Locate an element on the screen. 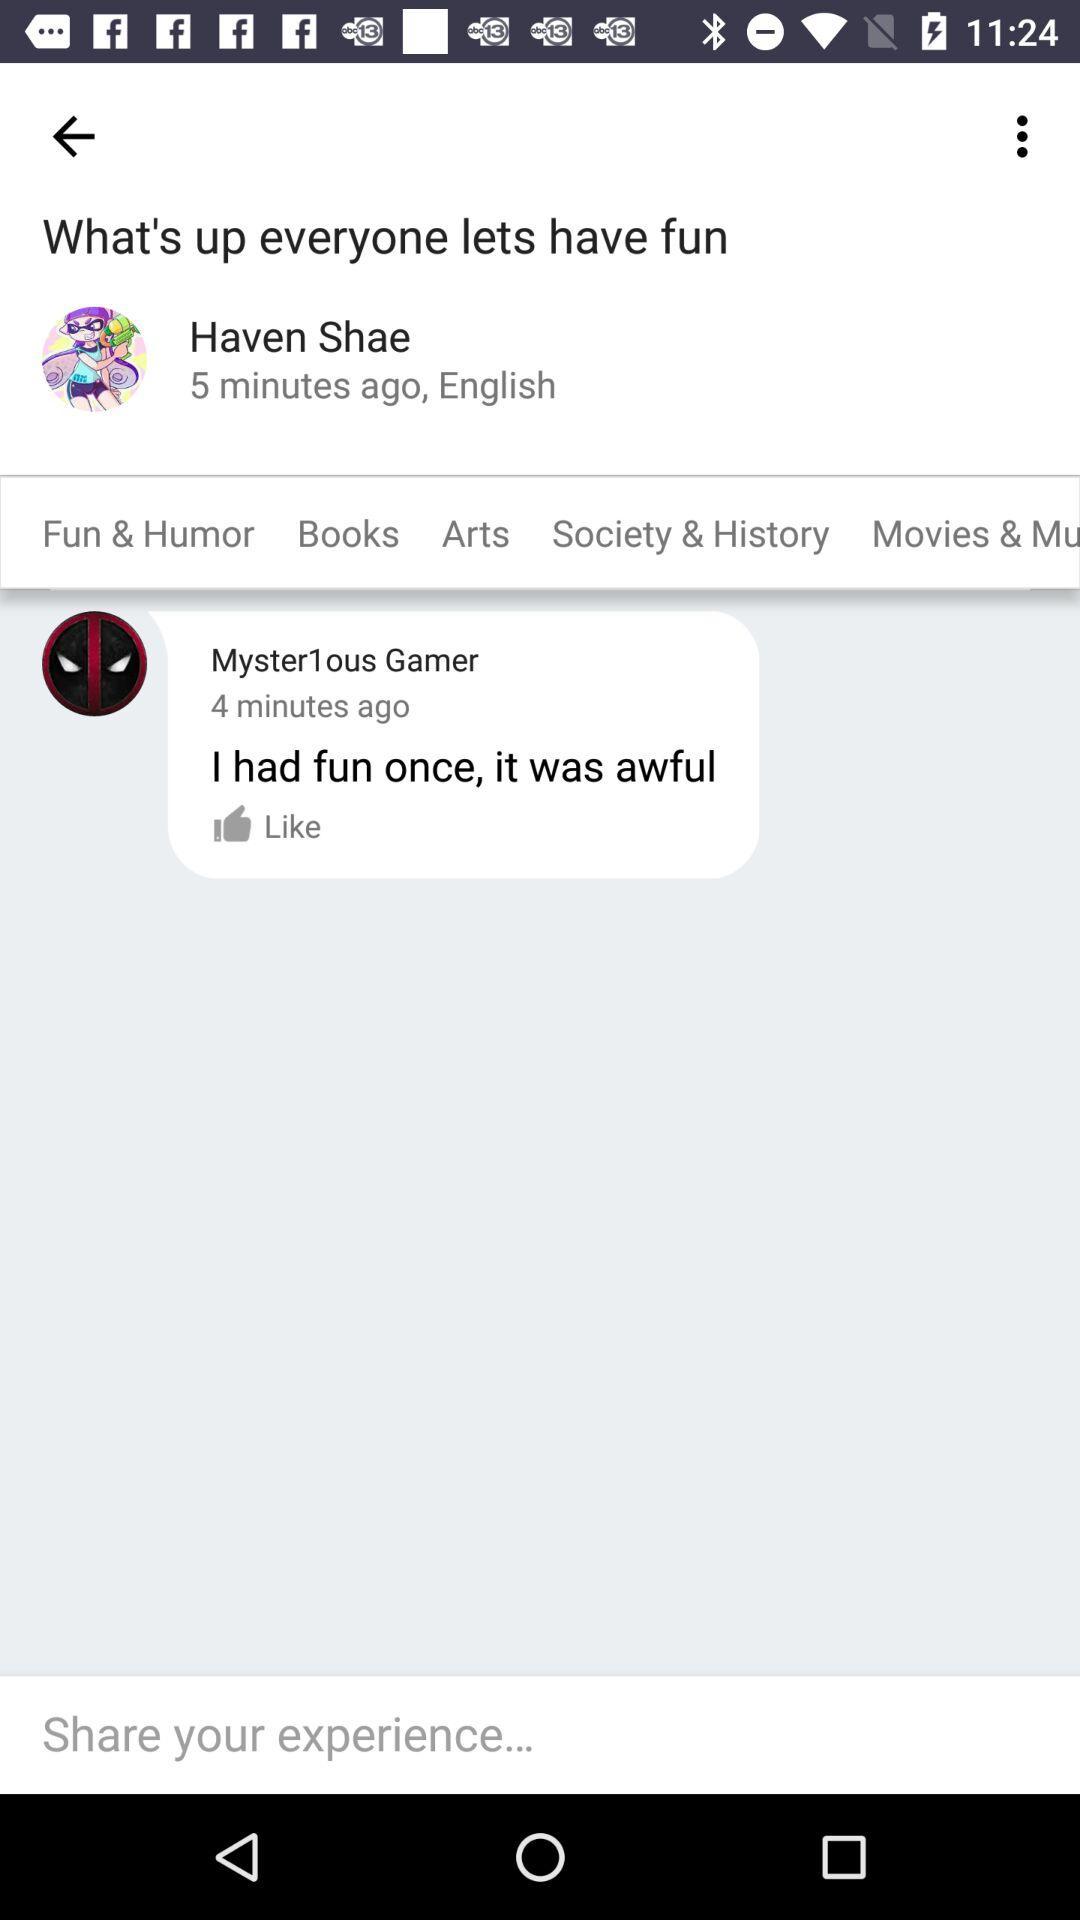 Image resolution: width=1080 pixels, height=1920 pixels. the i had fun at the center is located at coordinates (463, 763).